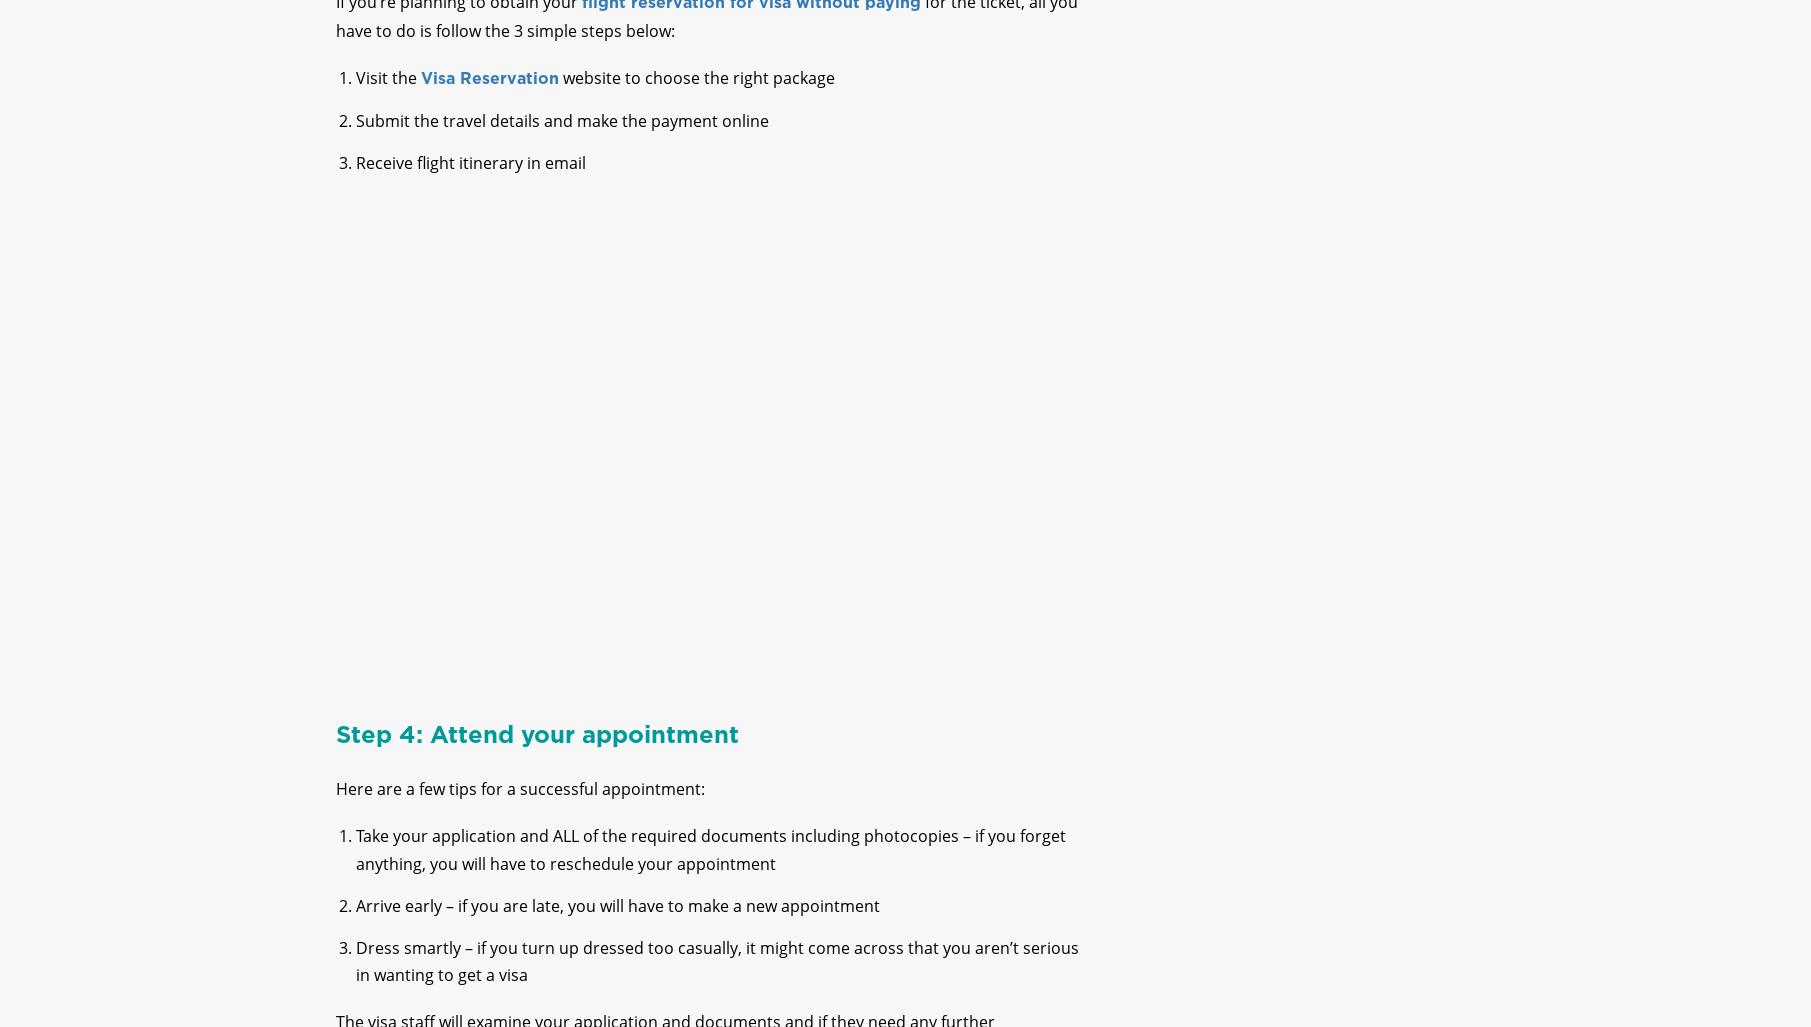  I want to click on 'website to choose the right package', so click(695, 92).